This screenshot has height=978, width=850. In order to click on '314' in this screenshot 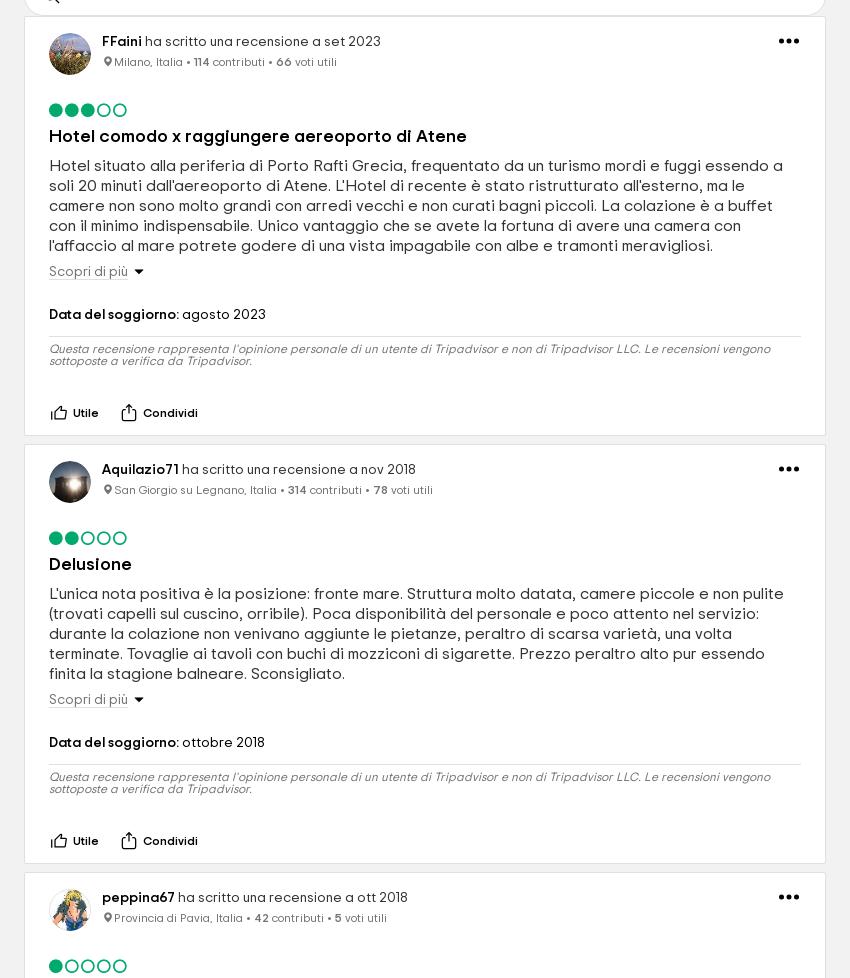, I will do `click(296, 489)`.